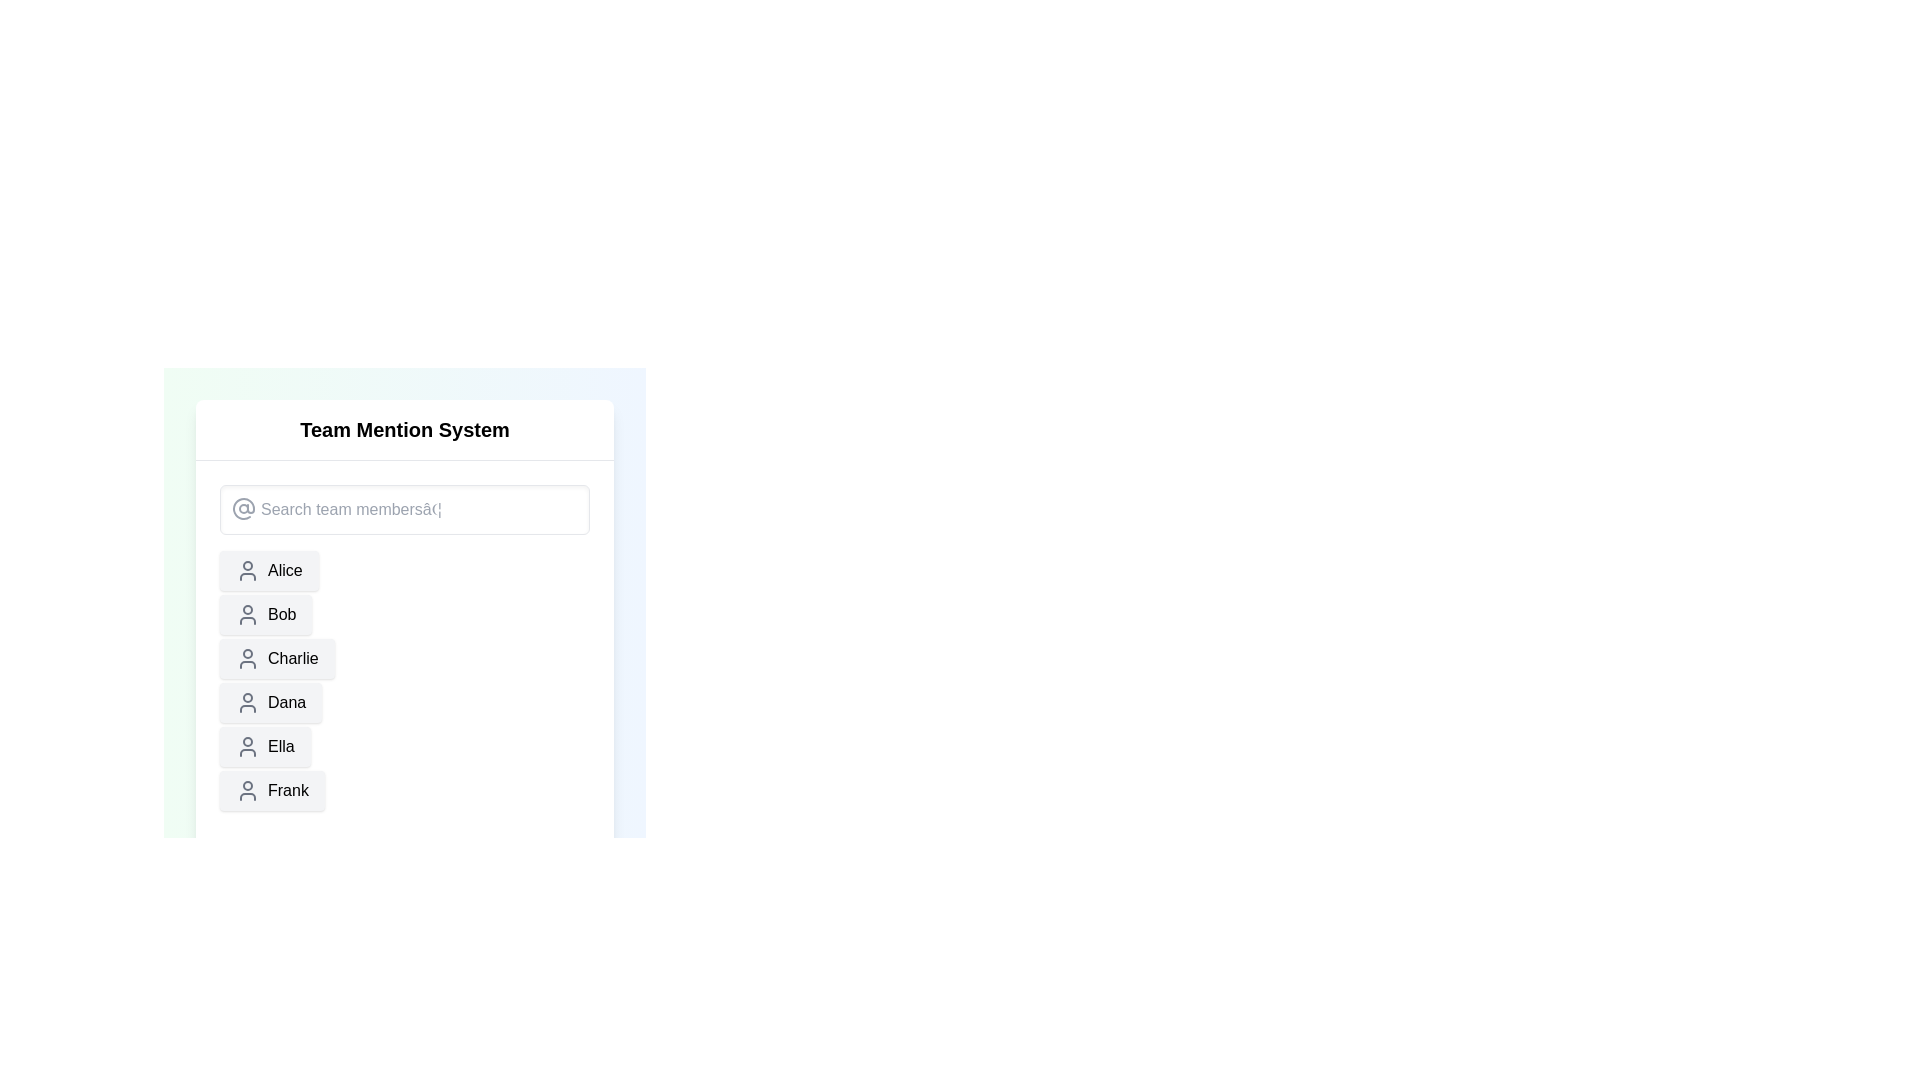  I want to click on the avatar icon representing the user profile labeled 'Bob', so click(247, 613).